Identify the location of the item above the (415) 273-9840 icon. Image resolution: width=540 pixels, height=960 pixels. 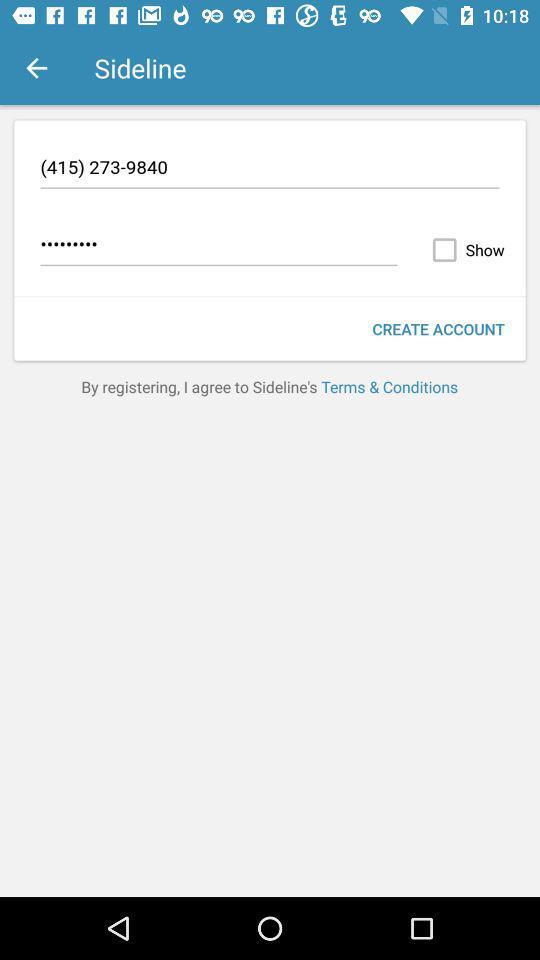
(36, 68).